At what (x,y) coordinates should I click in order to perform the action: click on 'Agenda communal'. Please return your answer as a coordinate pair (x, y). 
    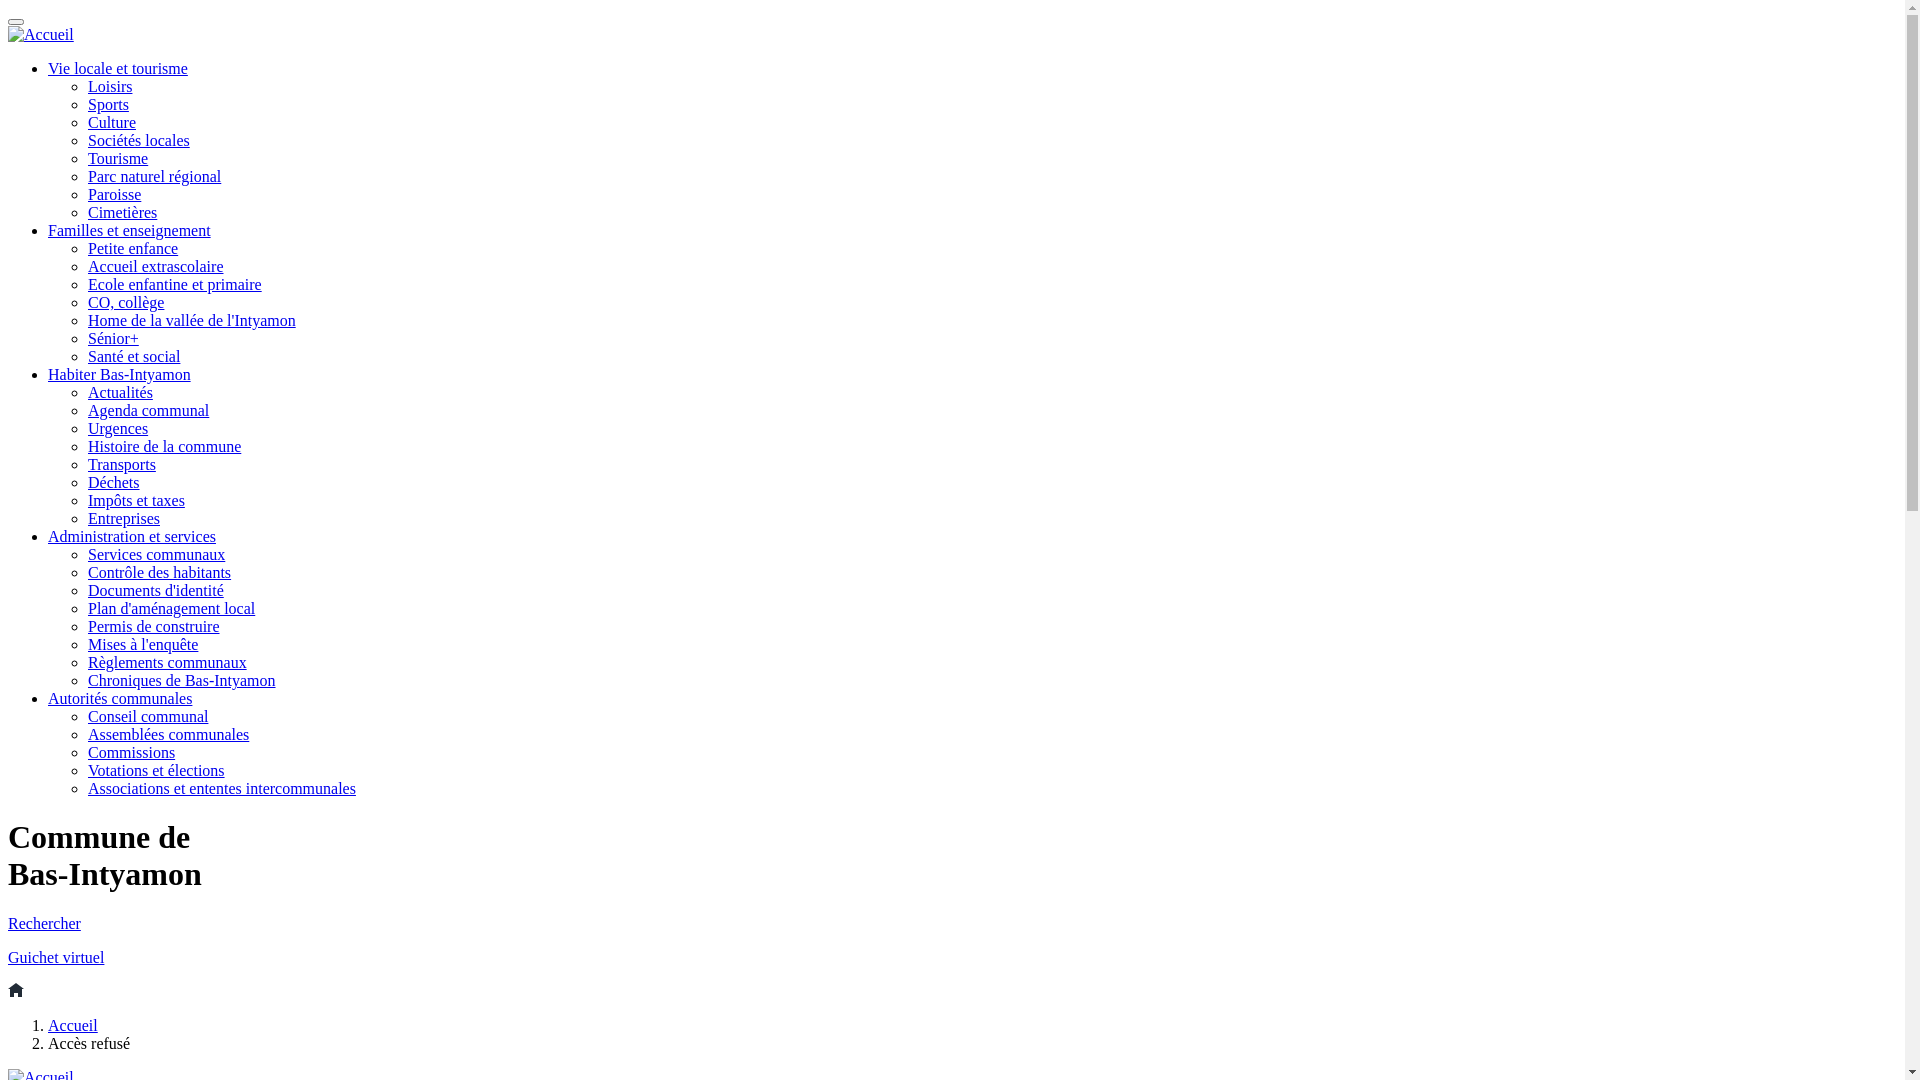
    Looking at the image, I should click on (147, 409).